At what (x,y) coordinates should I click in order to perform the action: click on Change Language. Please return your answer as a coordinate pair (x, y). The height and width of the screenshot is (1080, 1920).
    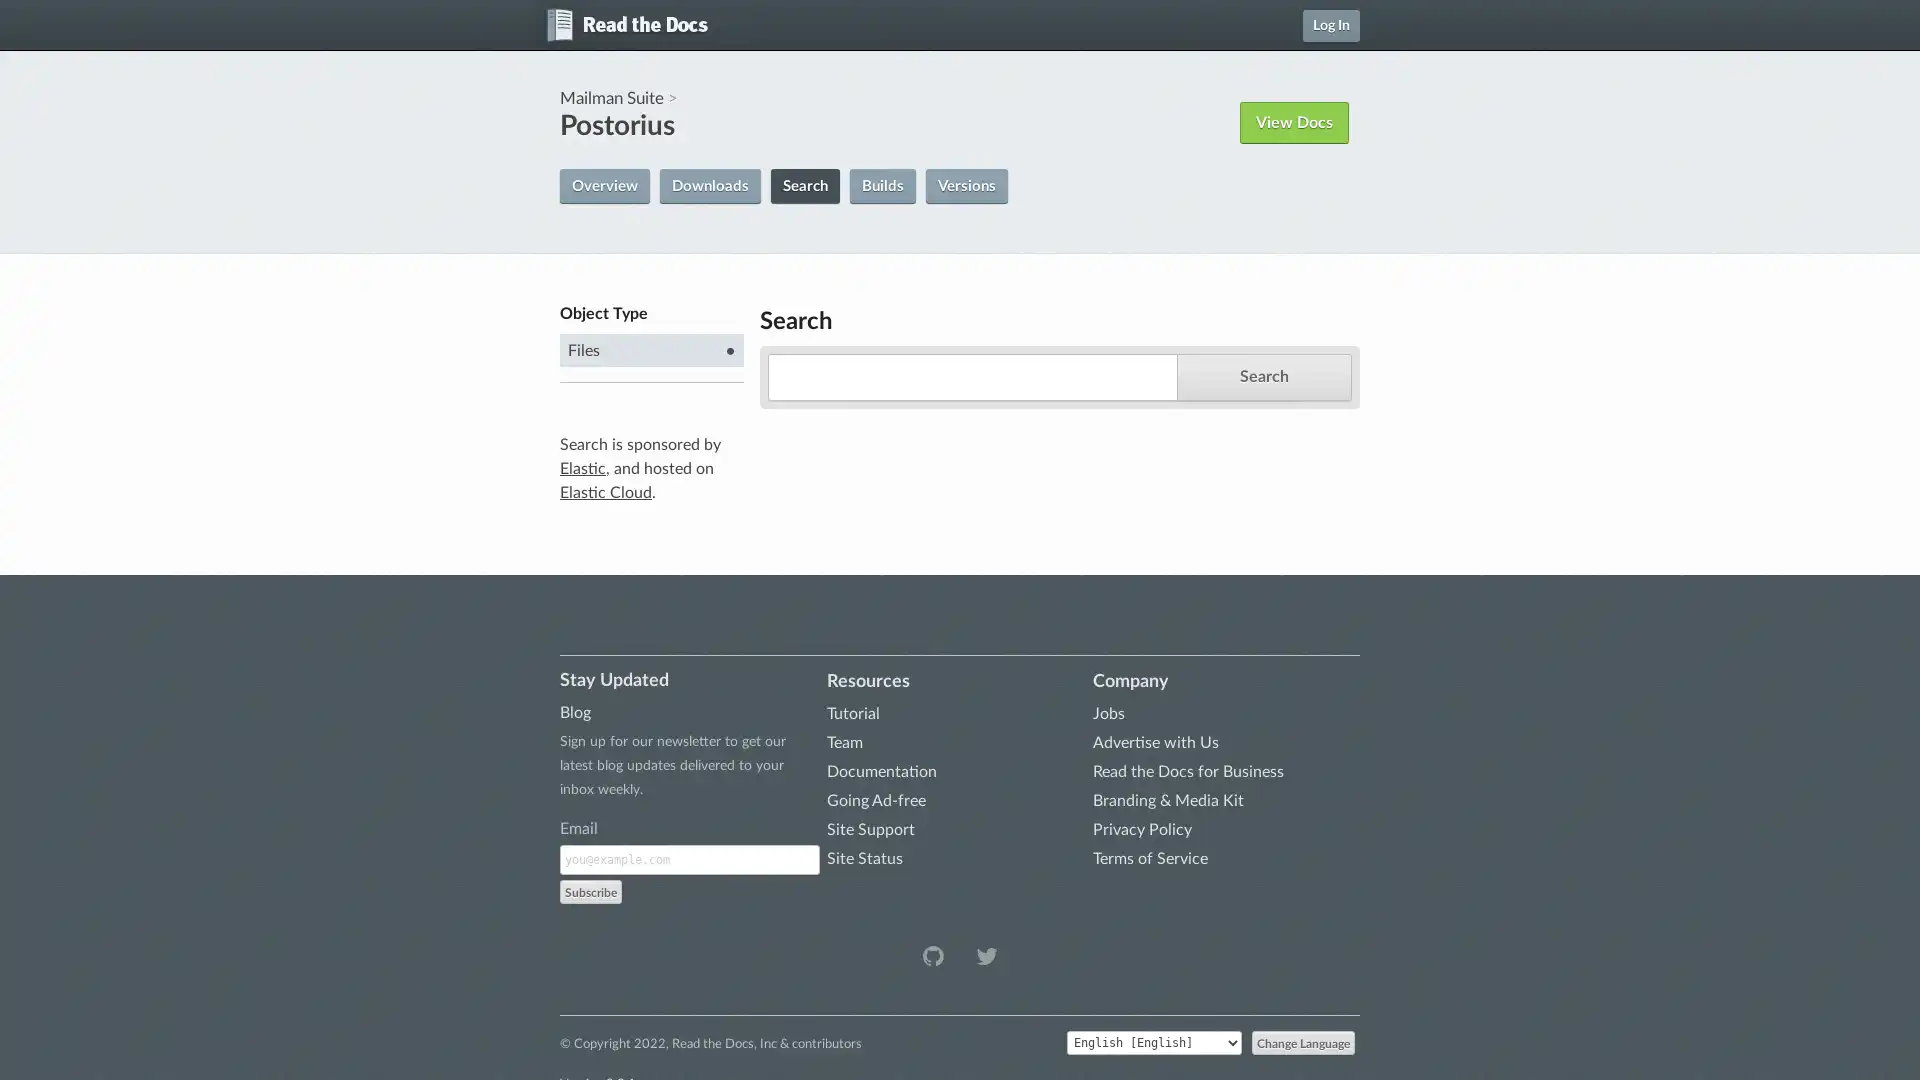
    Looking at the image, I should click on (1303, 1040).